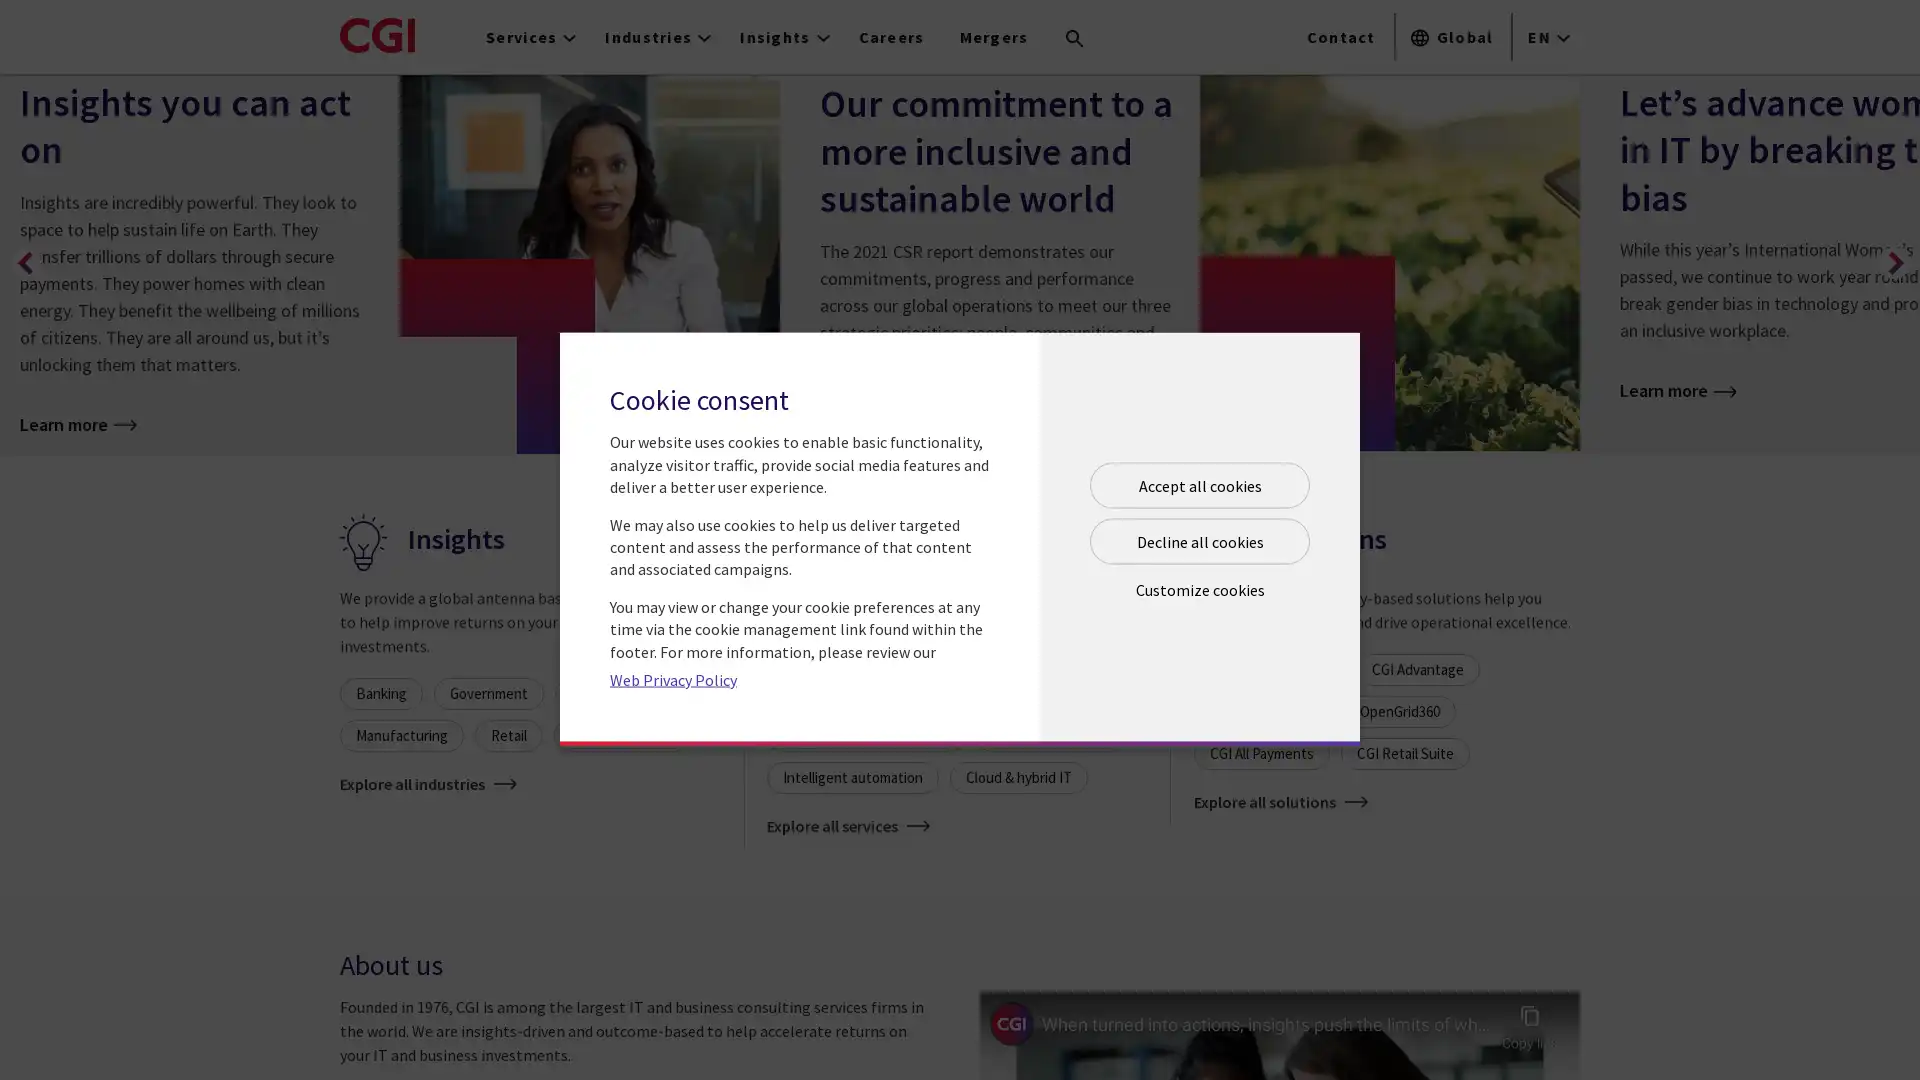 This screenshot has height=1080, width=1920. I want to click on Search terms, so click(1074, 39).